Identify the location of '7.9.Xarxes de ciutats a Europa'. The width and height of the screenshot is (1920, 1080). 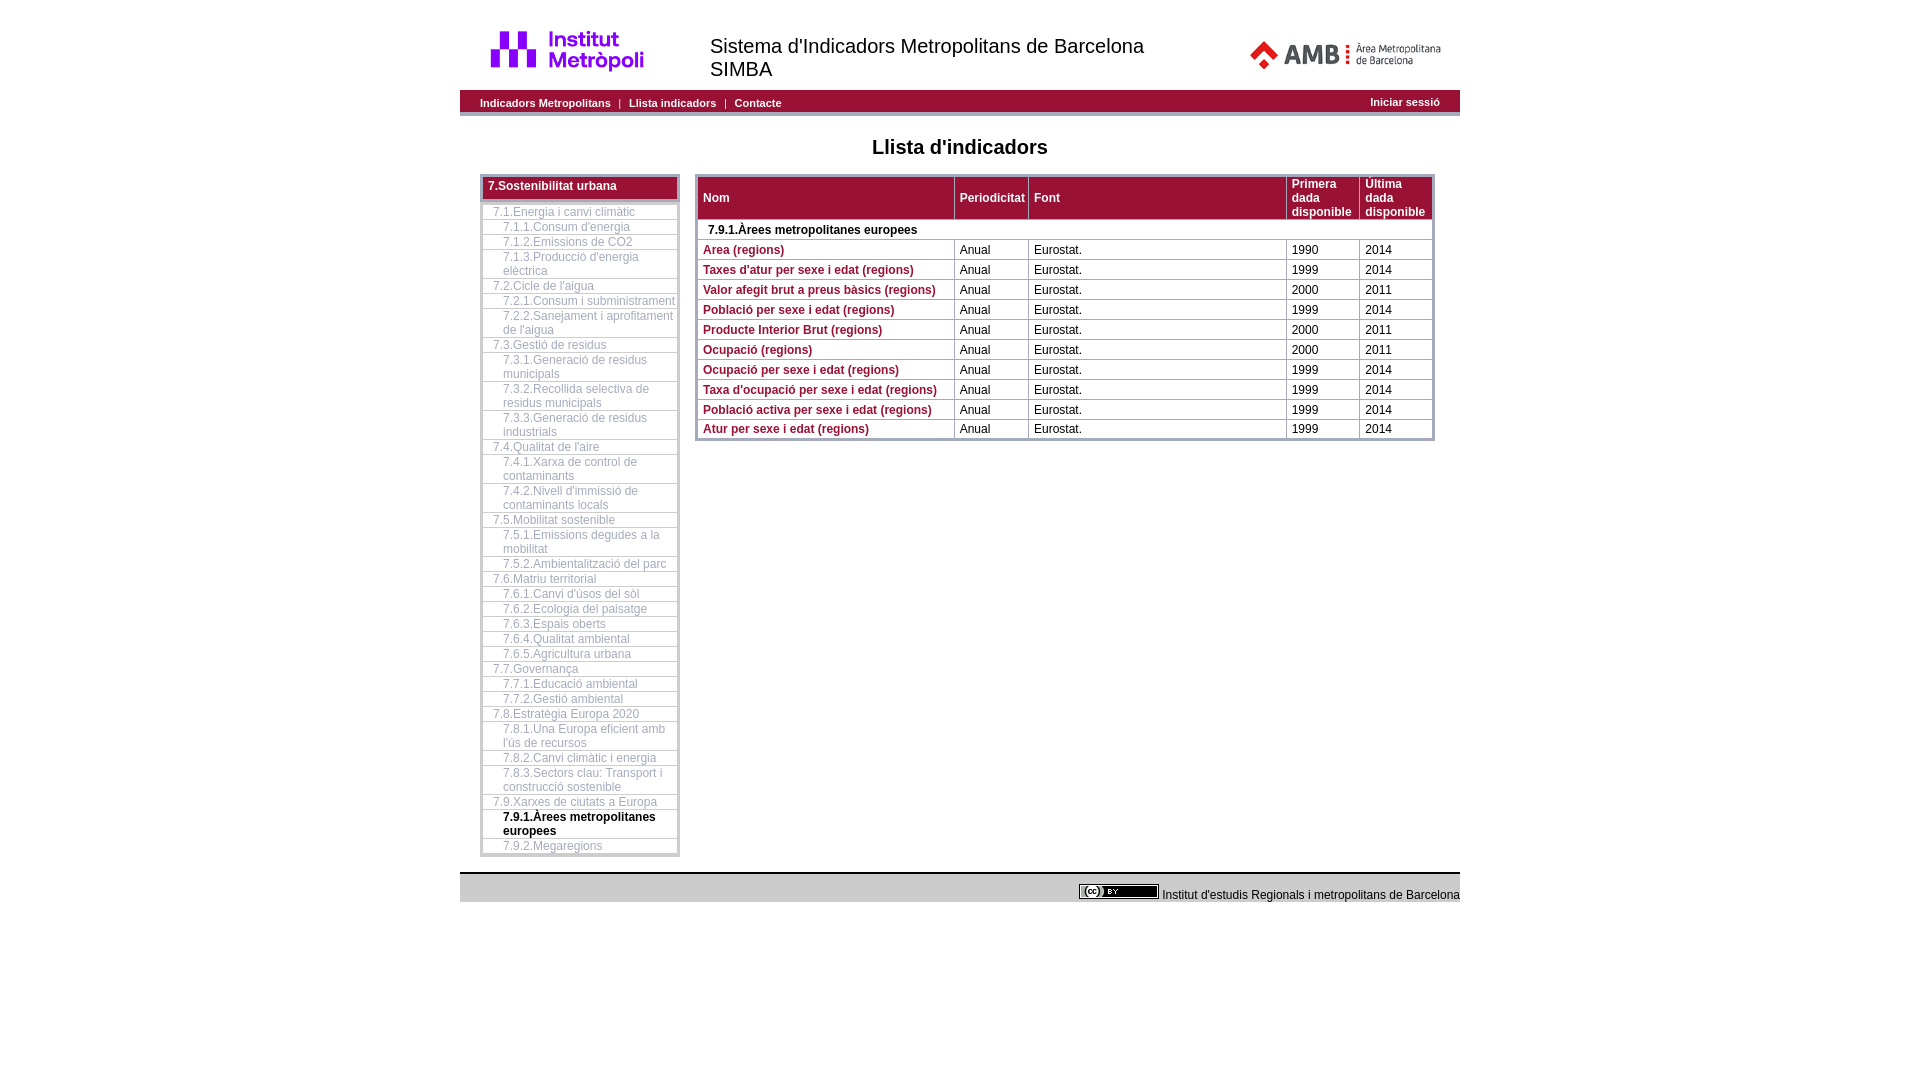
(574, 801).